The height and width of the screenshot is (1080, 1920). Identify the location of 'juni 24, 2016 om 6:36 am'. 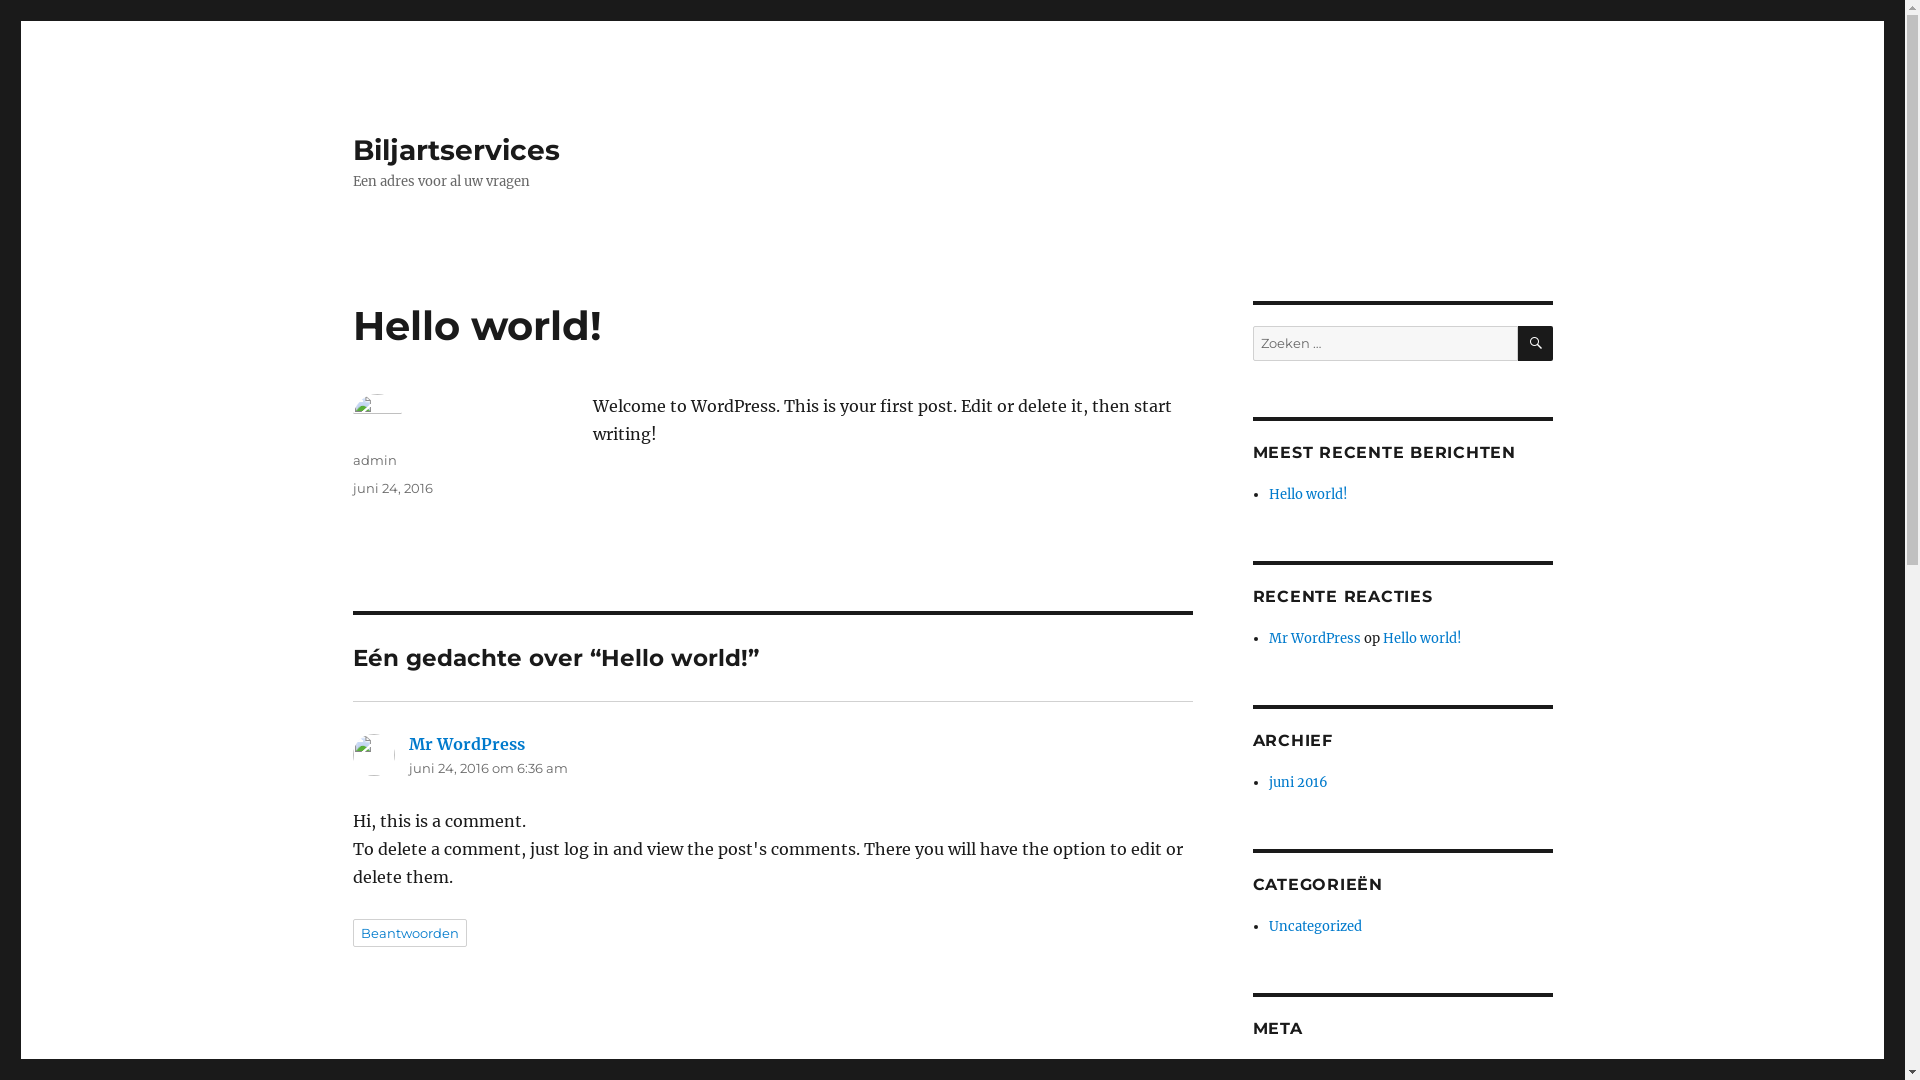
(487, 766).